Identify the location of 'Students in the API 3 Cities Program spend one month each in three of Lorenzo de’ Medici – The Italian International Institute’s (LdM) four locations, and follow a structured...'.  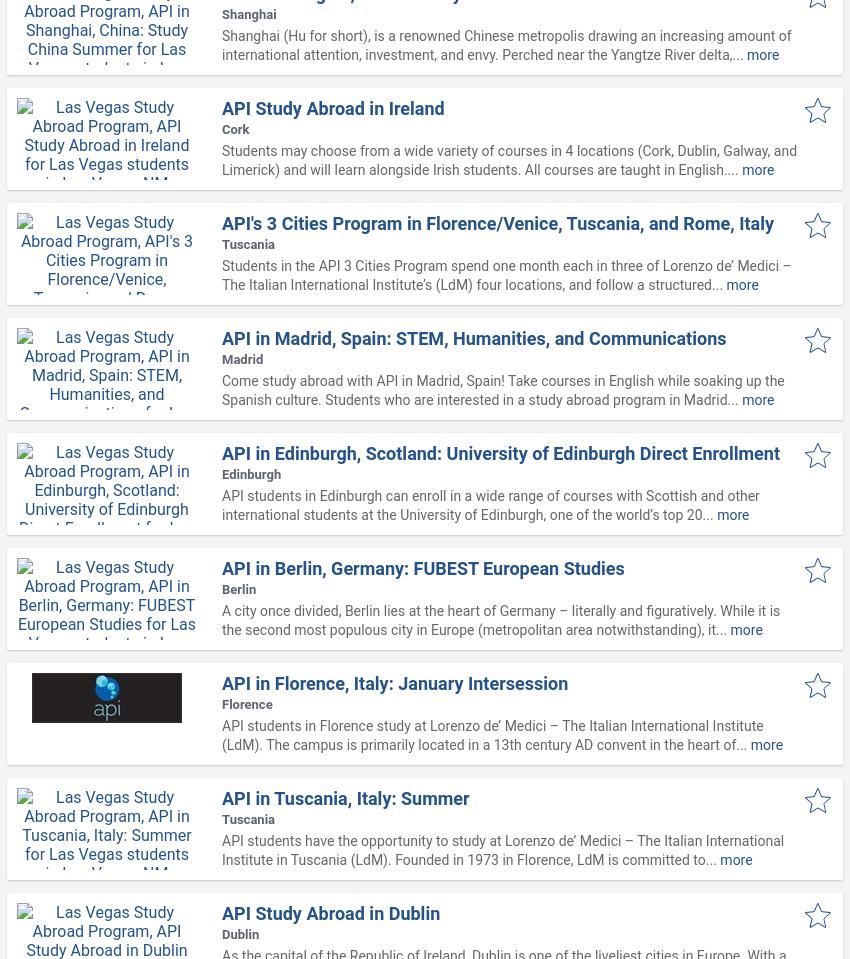
(506, 274).